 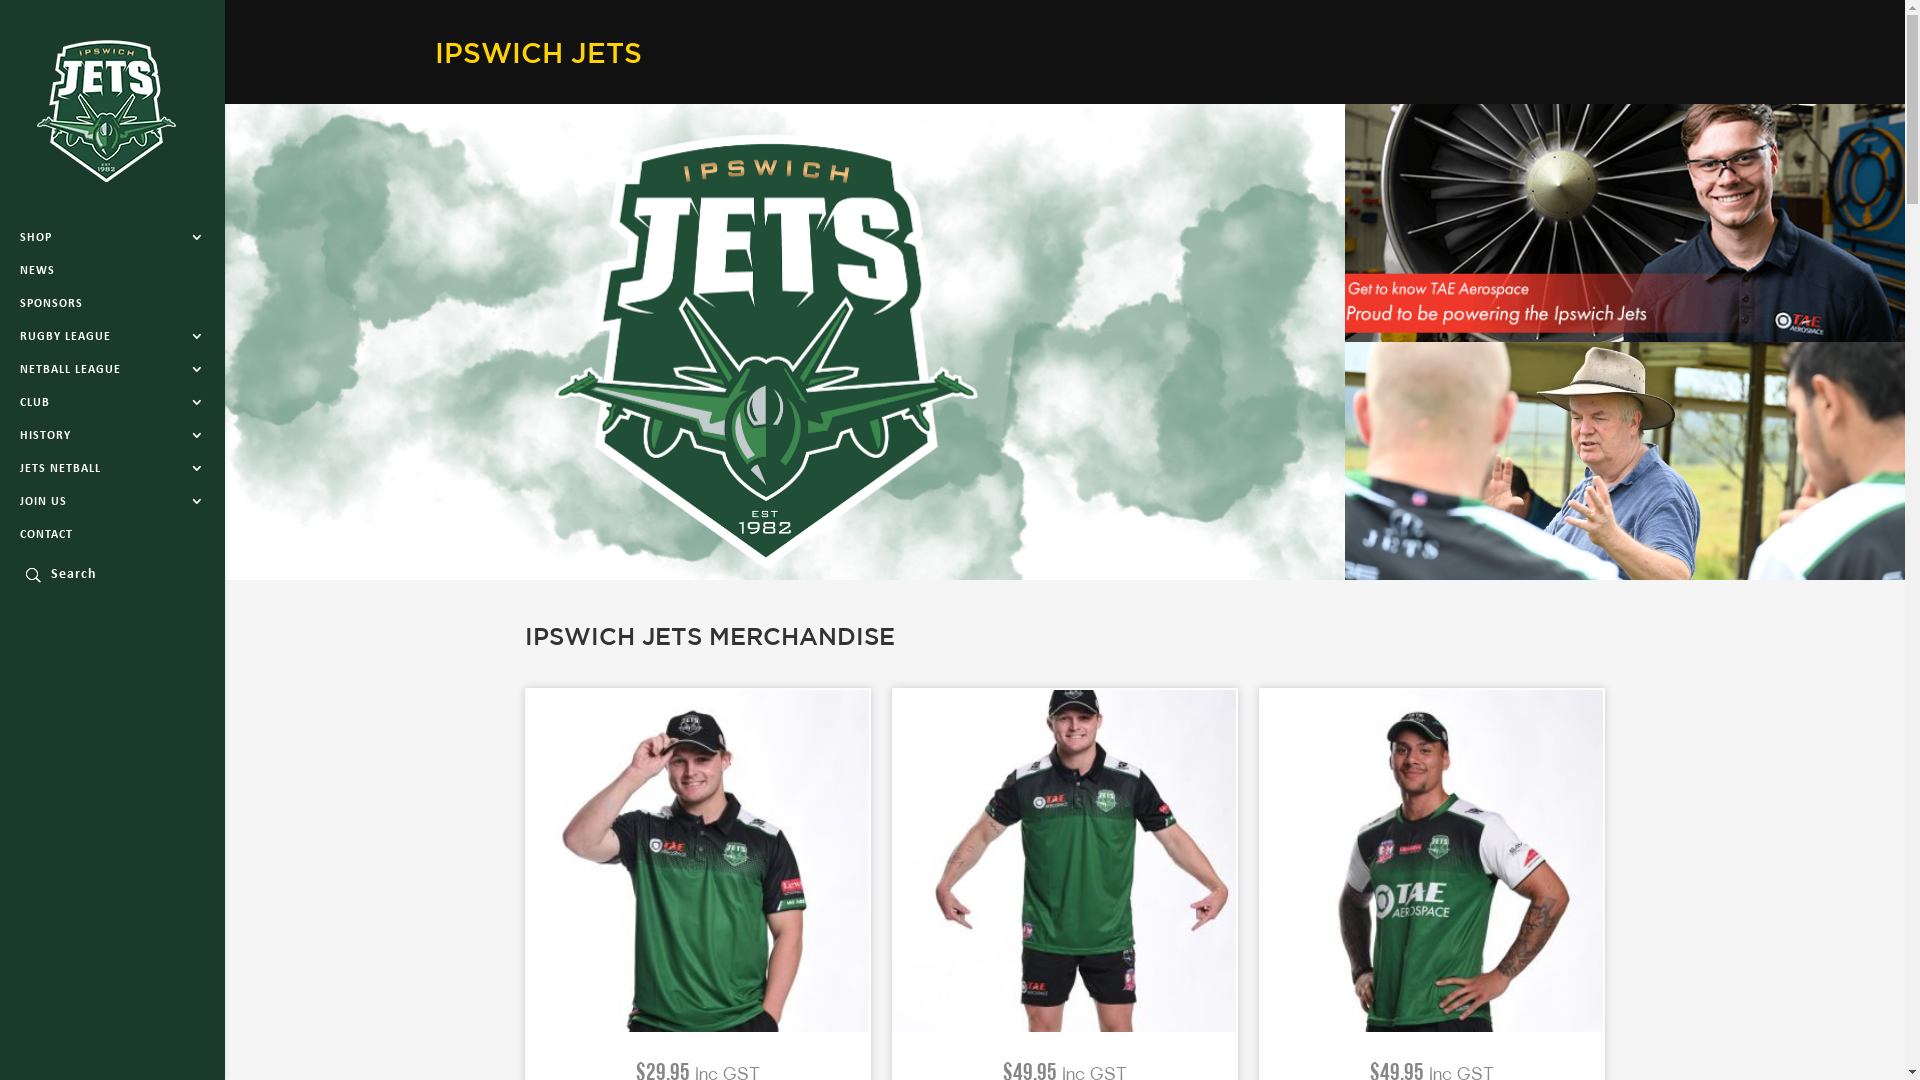 What do you see at coordinates (0, 434) in the screenshot?
I see `'HISTORY'` at bounding box center [0, 434].